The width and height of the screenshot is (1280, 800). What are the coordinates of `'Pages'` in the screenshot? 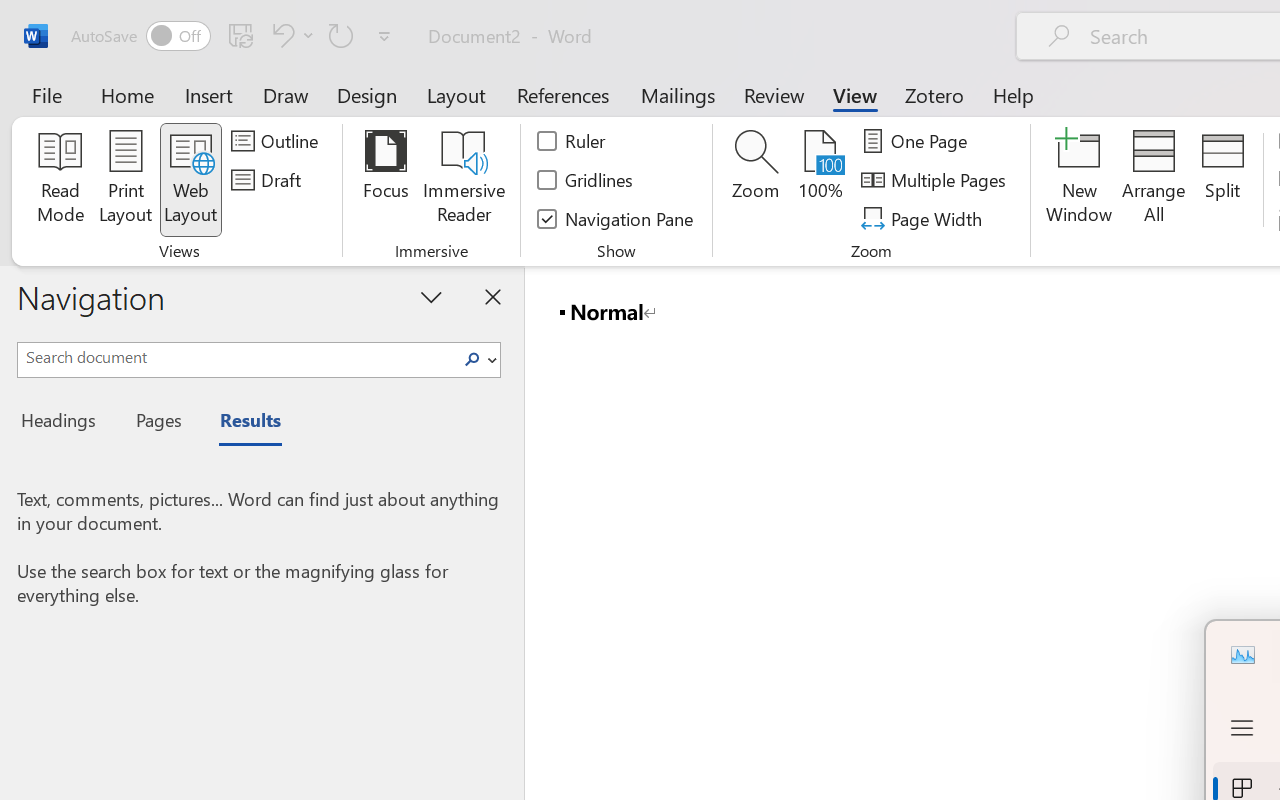 It's located at (155, 423).